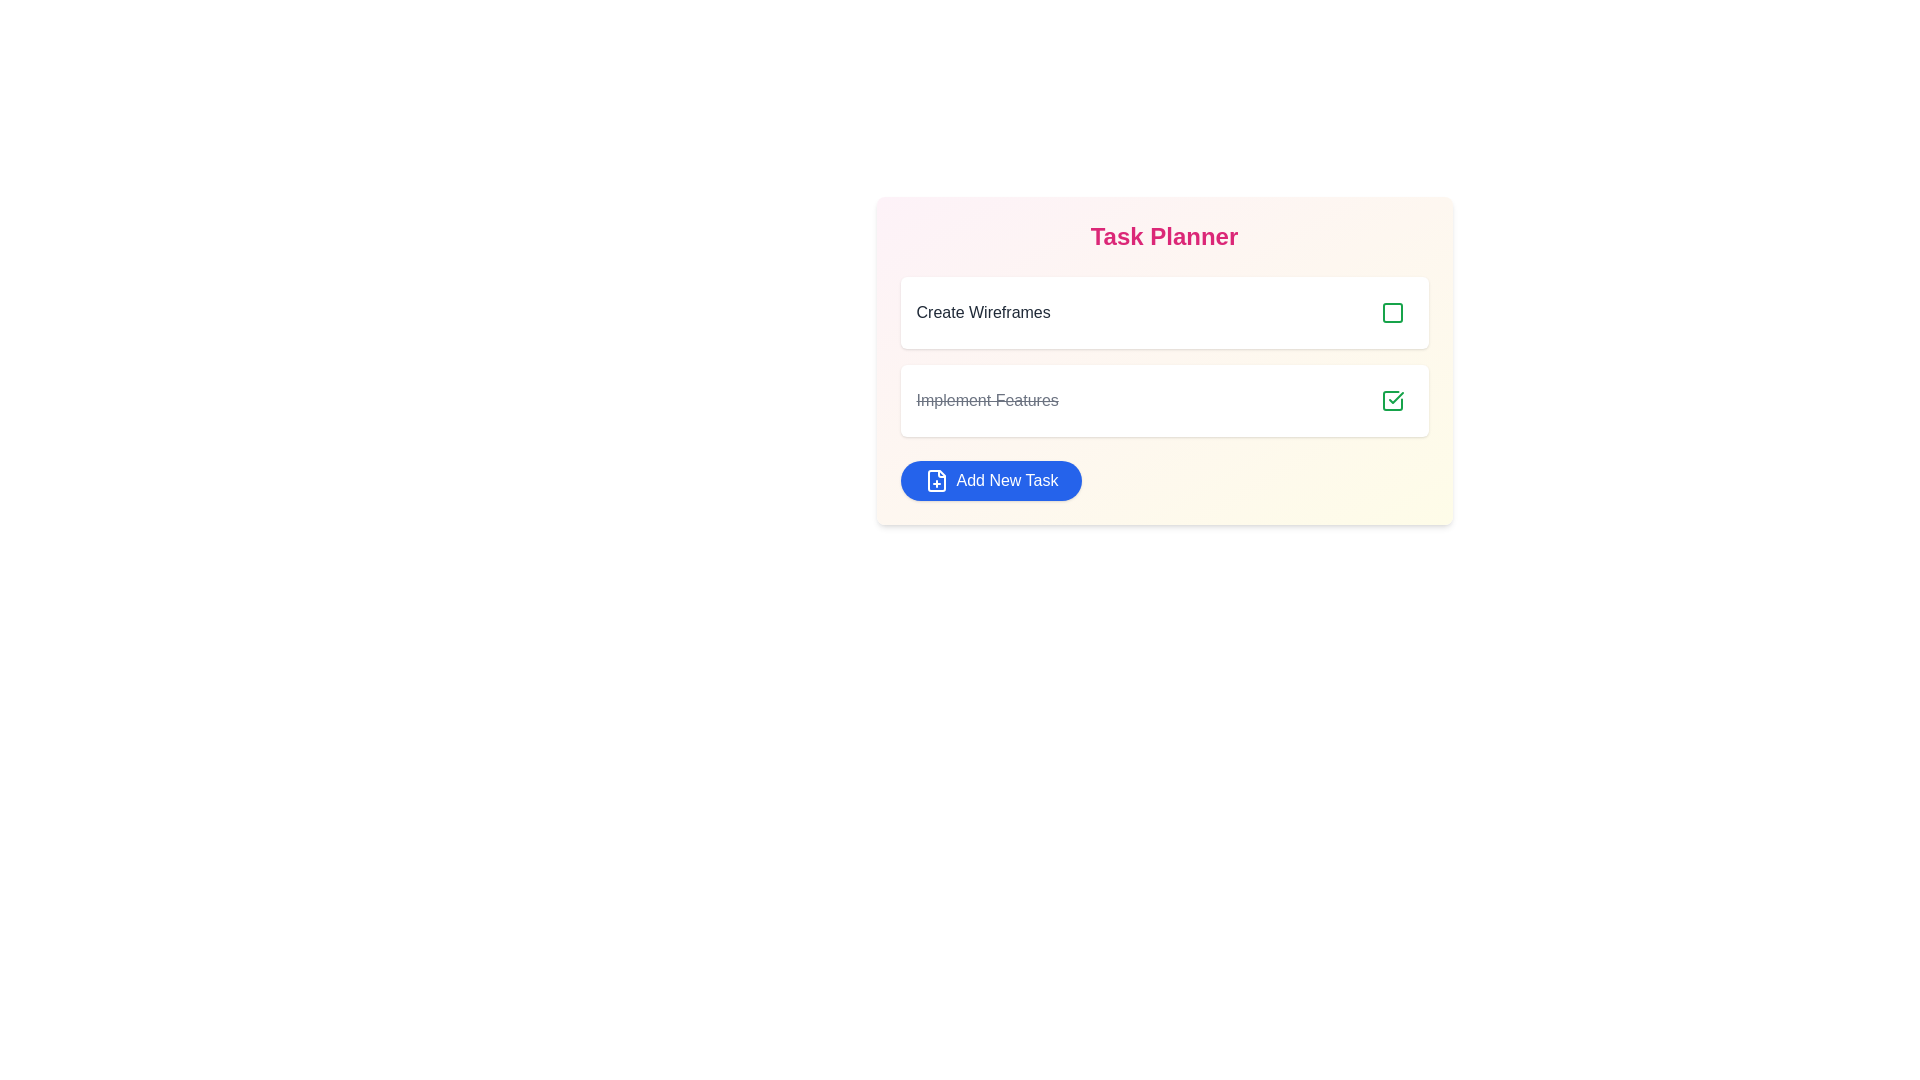 This screenshot has width=1920, height=1080. What do you see at coordinates (935, 481) in the screenshot?
I see `the 'Add' icon with a document and a plus symbol, located within the 'Add New Task' button at the bottom of the interface` at bounding box center [935, 481].